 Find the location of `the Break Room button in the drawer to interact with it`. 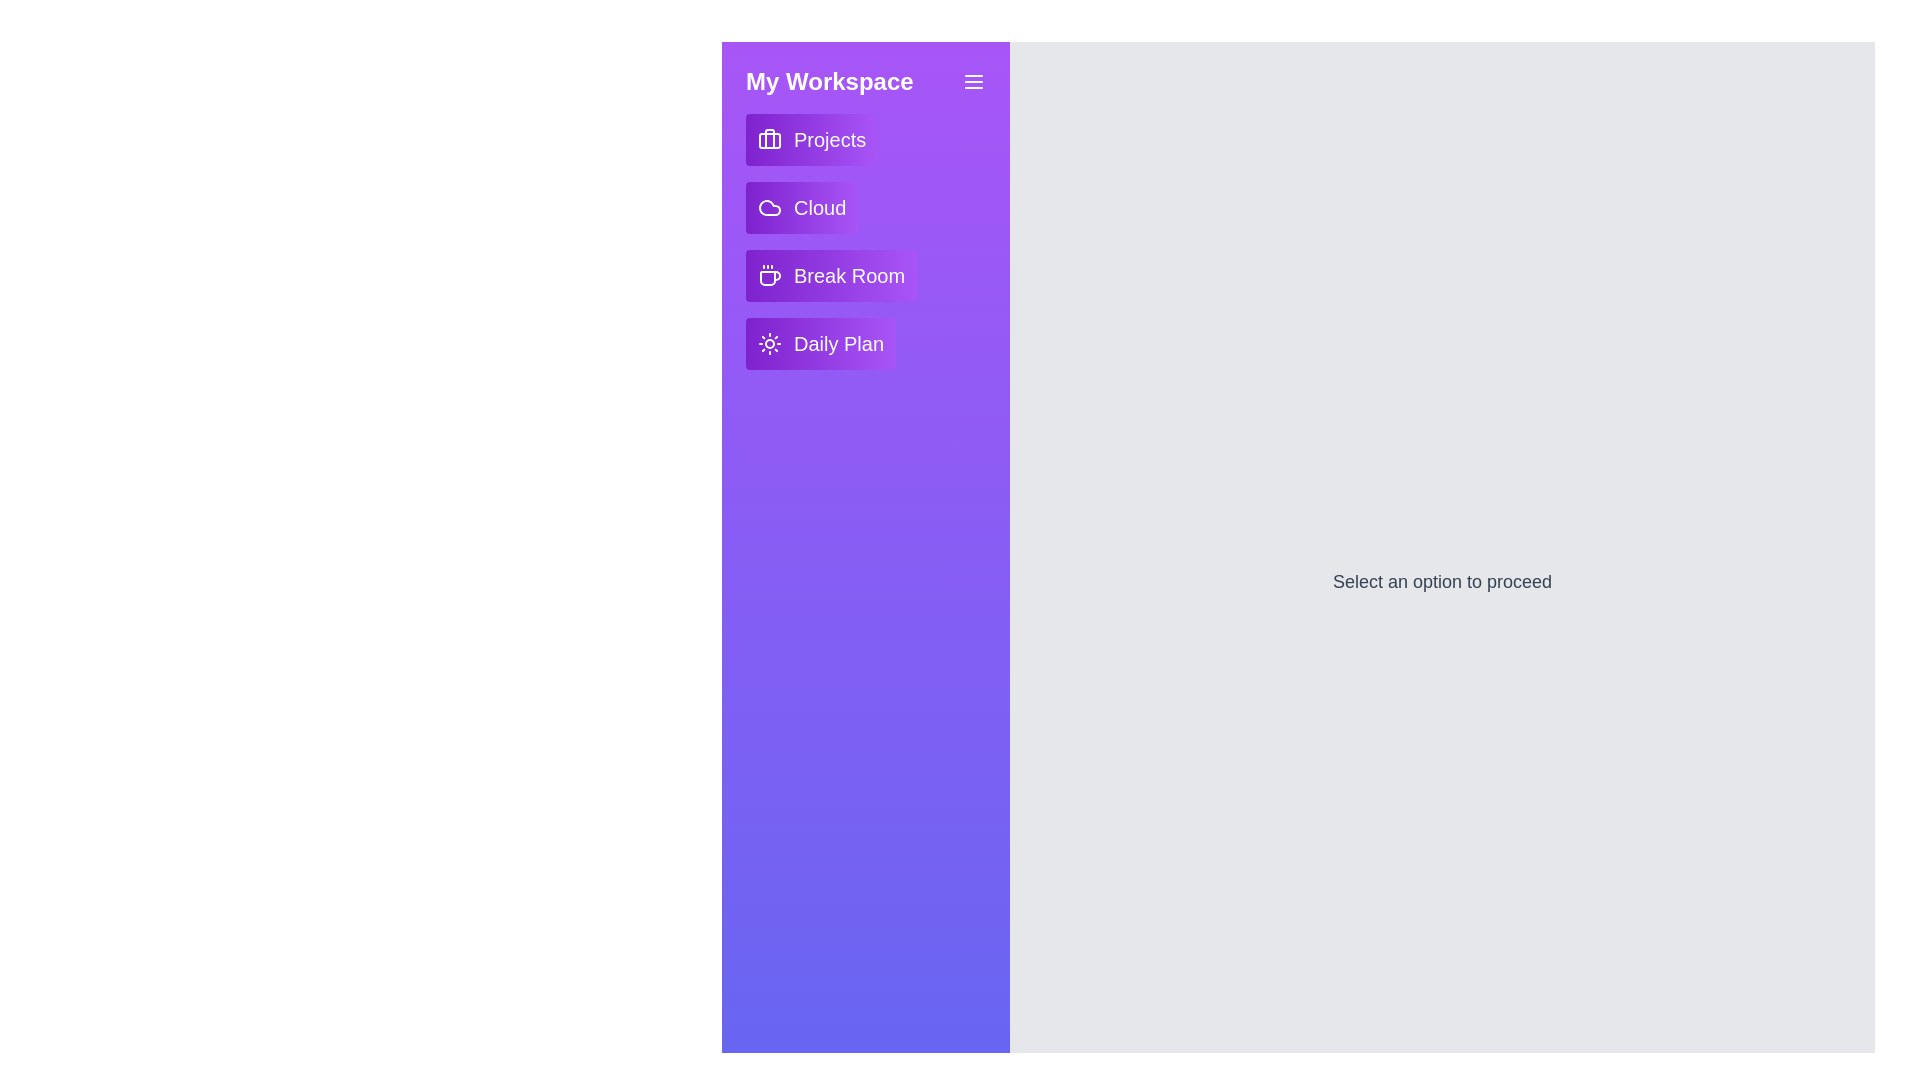

the Break Room button in the drawer to interact with it is located at coordinates (830, 276).